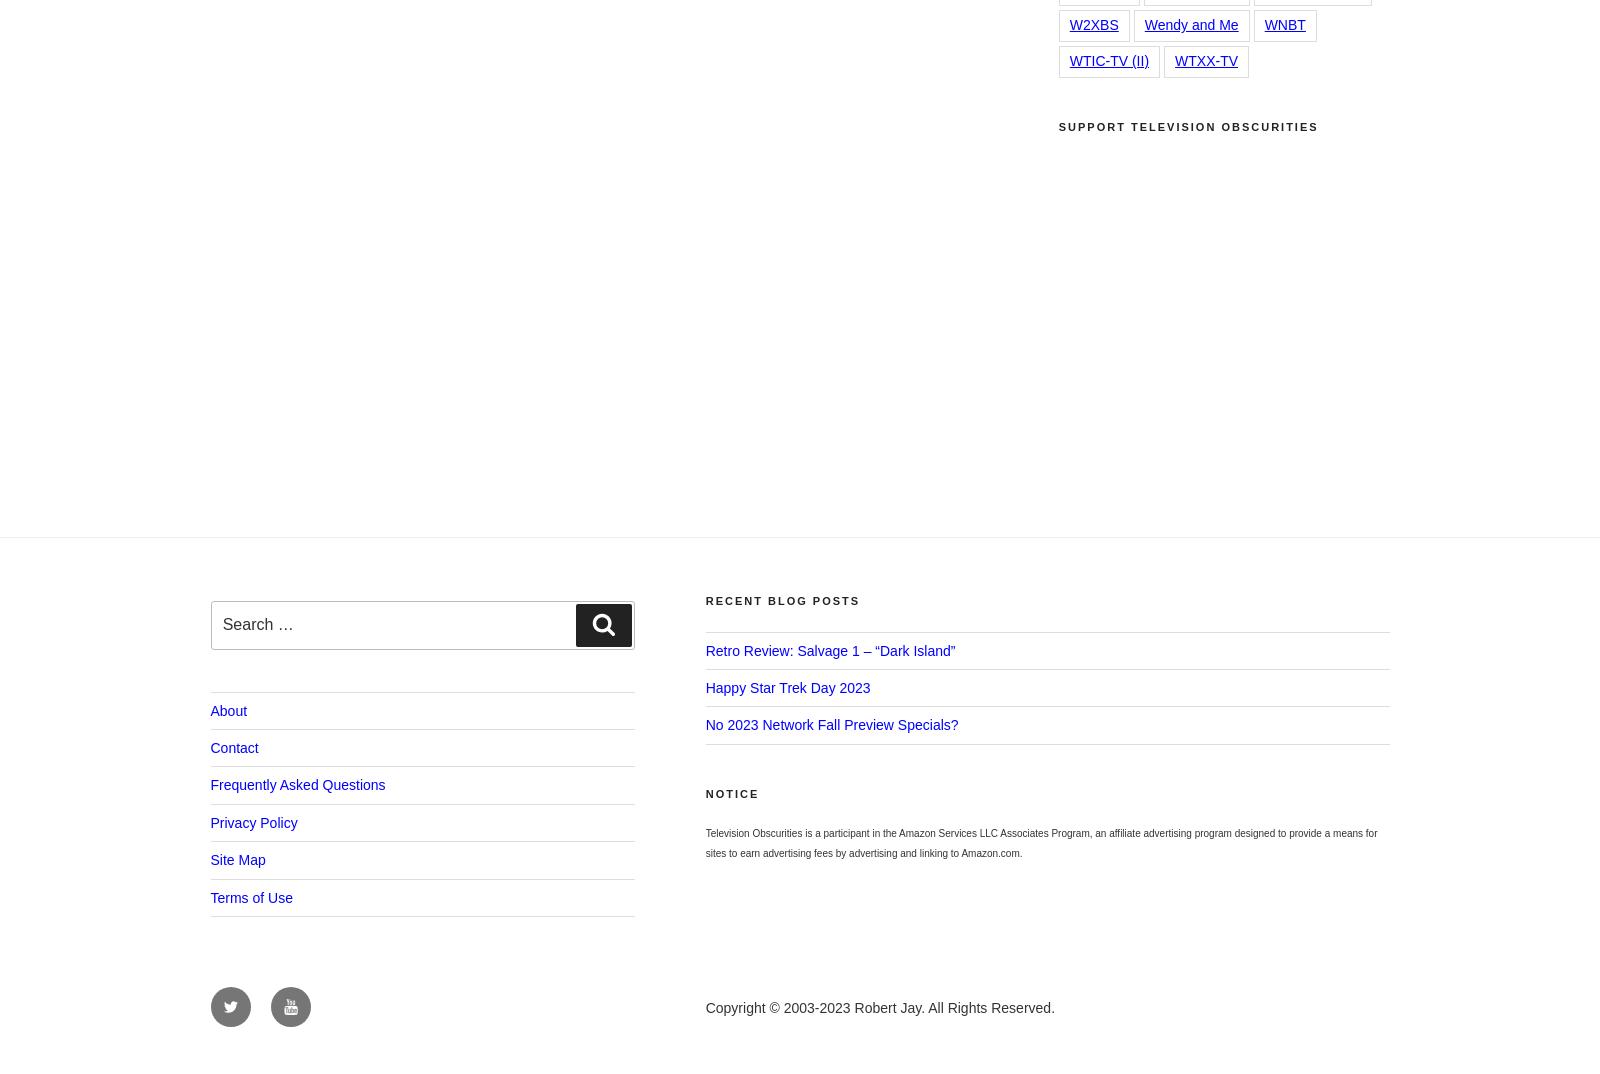 The image size is (1600, 1074). What do you see at coordinates (251, 896) in the screenshot?
I see `'Terms of Use'` at bounding box center [251, 896].